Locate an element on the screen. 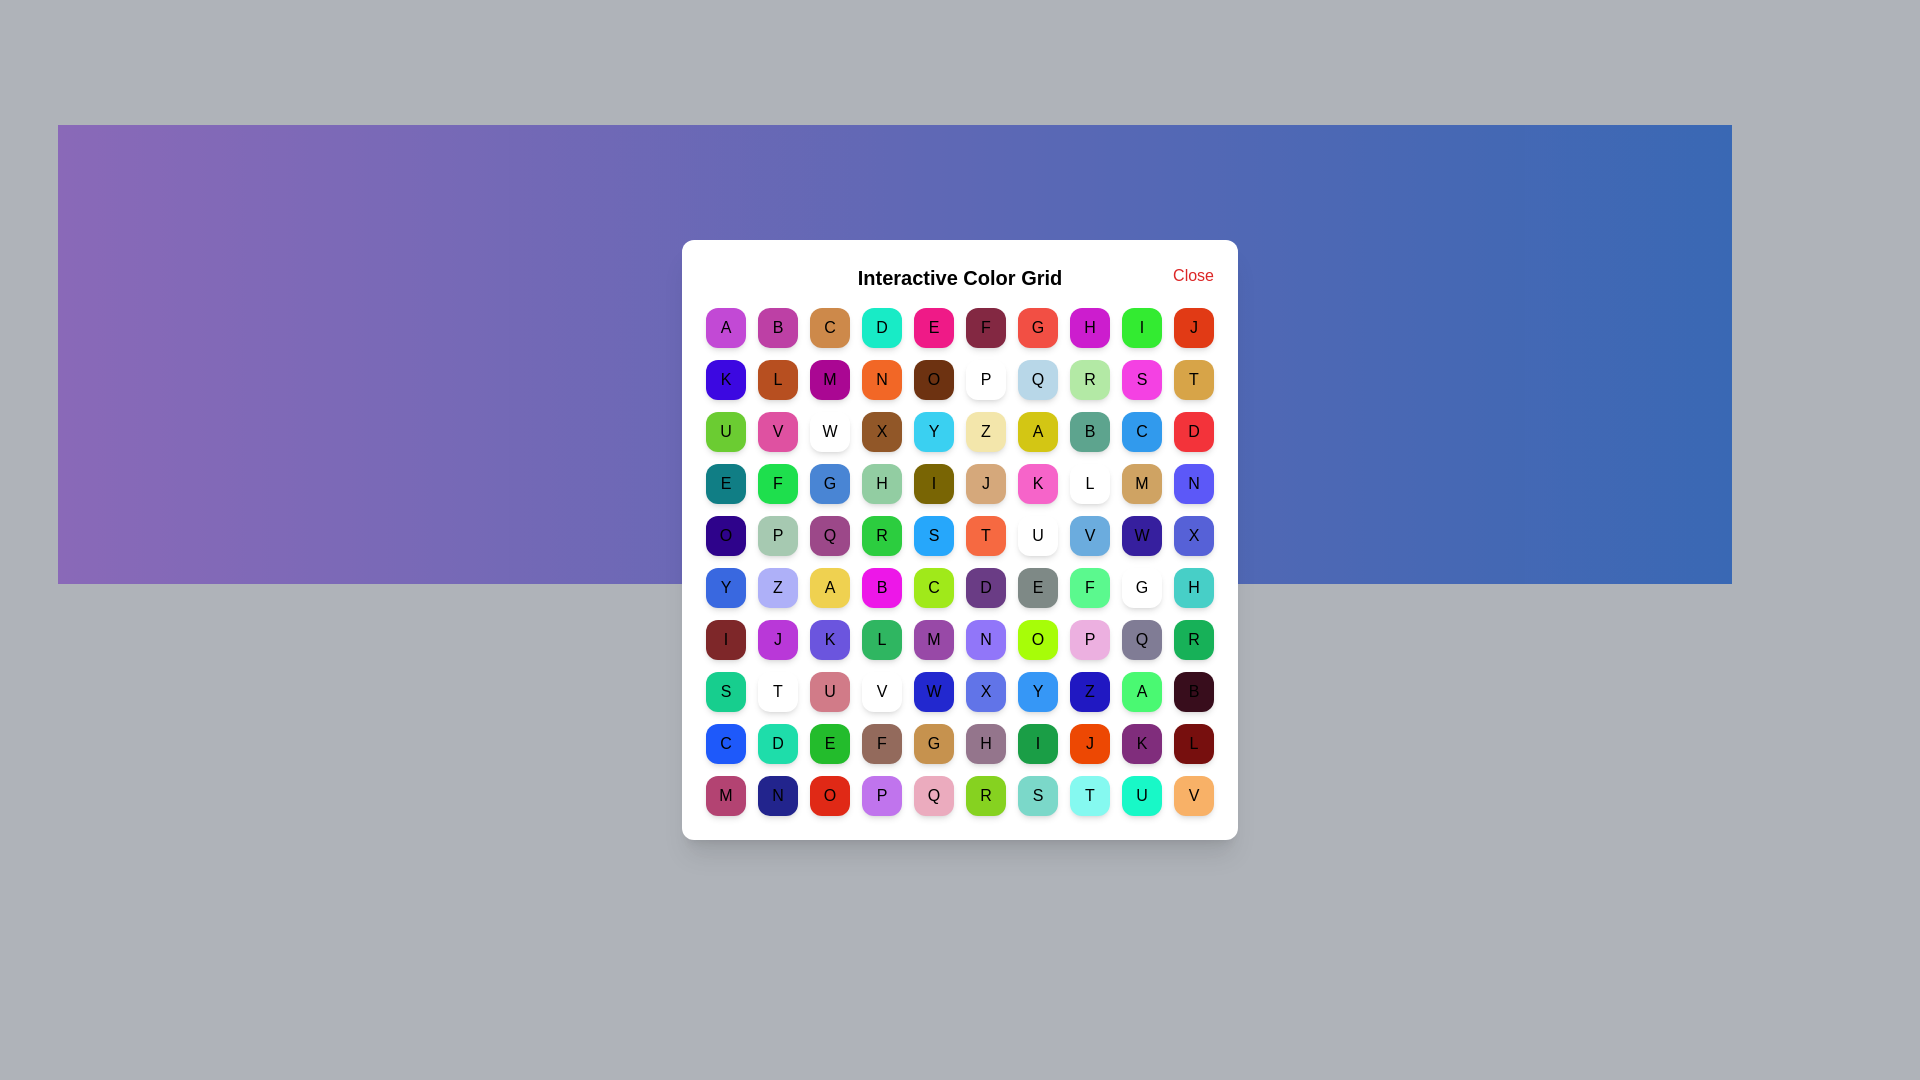 Image resolution: width=1920 pixels, height=1080 pixels. the grid cell labeled C to view its color message is located at coordinates (830, 326).